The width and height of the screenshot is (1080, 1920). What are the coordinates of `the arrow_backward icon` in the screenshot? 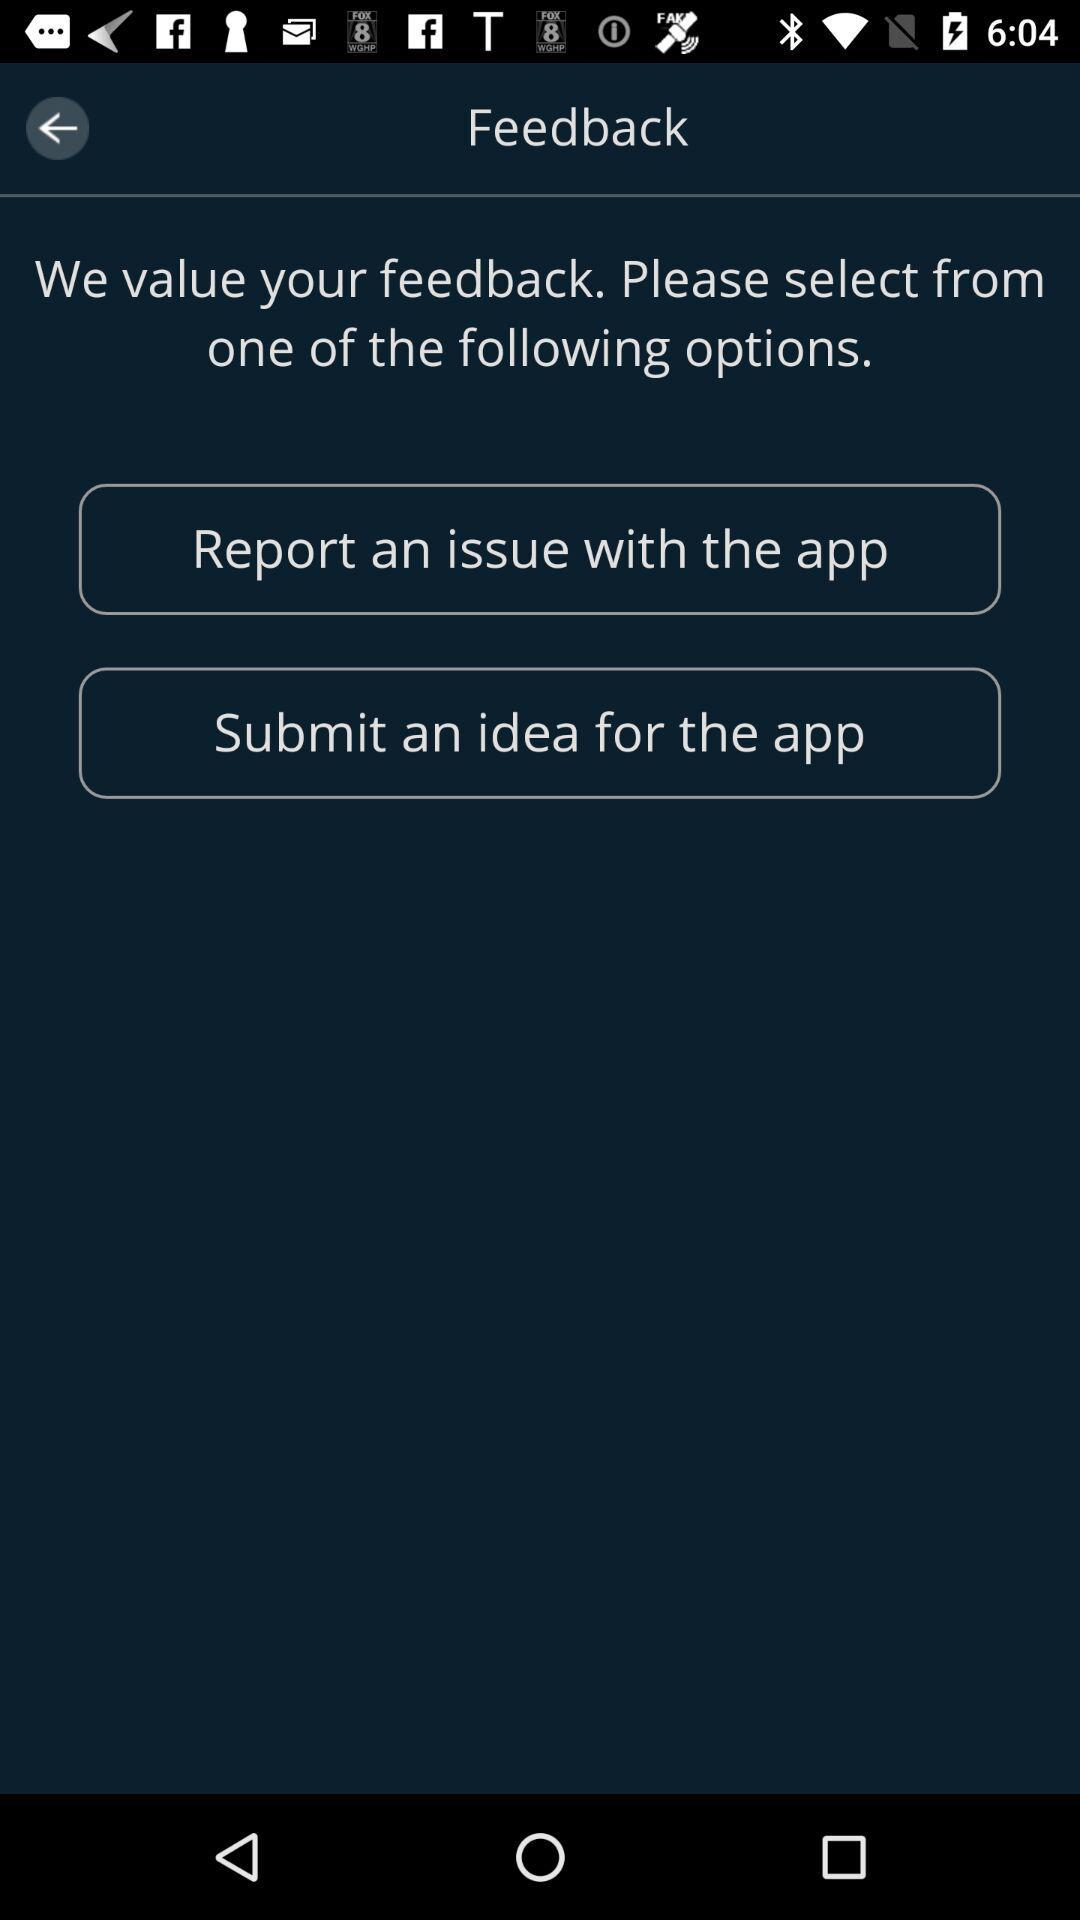 It's located at (56, 127).